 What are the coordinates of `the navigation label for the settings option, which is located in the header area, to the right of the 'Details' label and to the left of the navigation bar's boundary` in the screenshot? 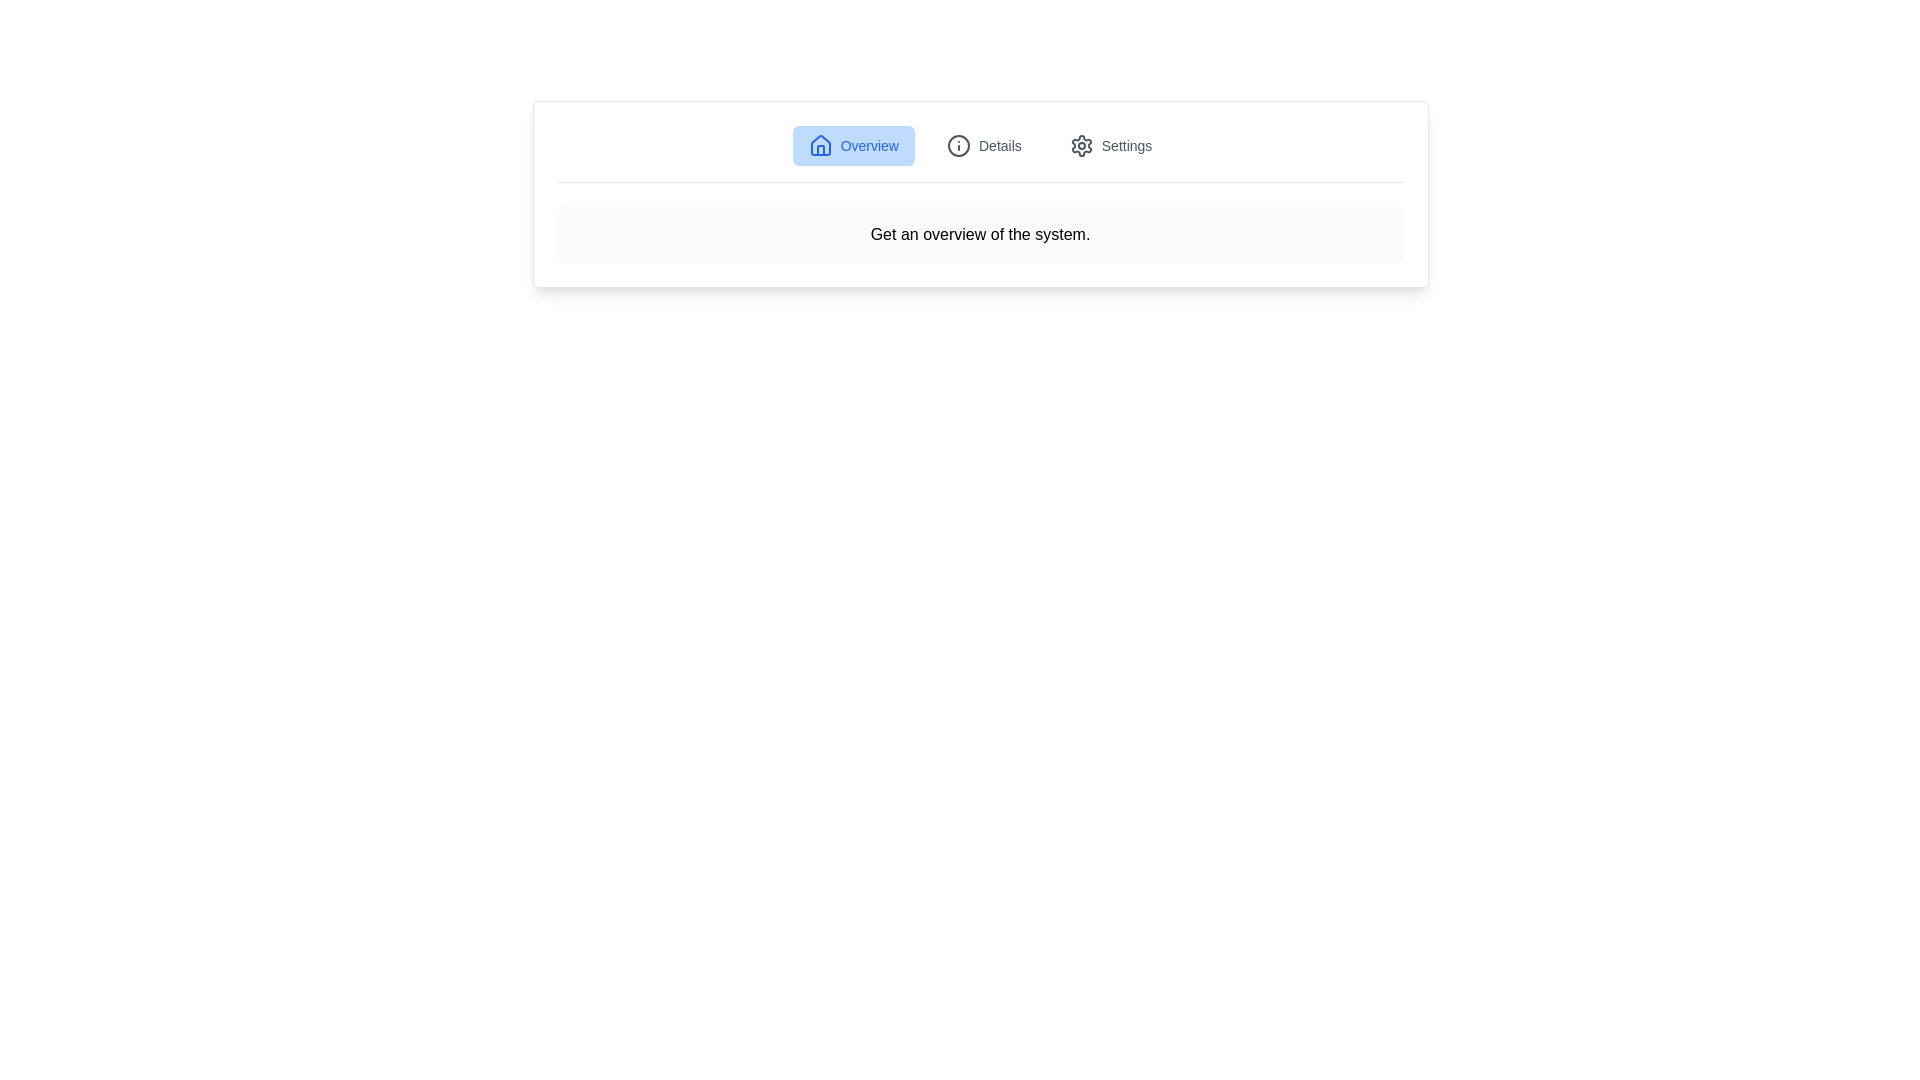 It's located at (1127, 145).